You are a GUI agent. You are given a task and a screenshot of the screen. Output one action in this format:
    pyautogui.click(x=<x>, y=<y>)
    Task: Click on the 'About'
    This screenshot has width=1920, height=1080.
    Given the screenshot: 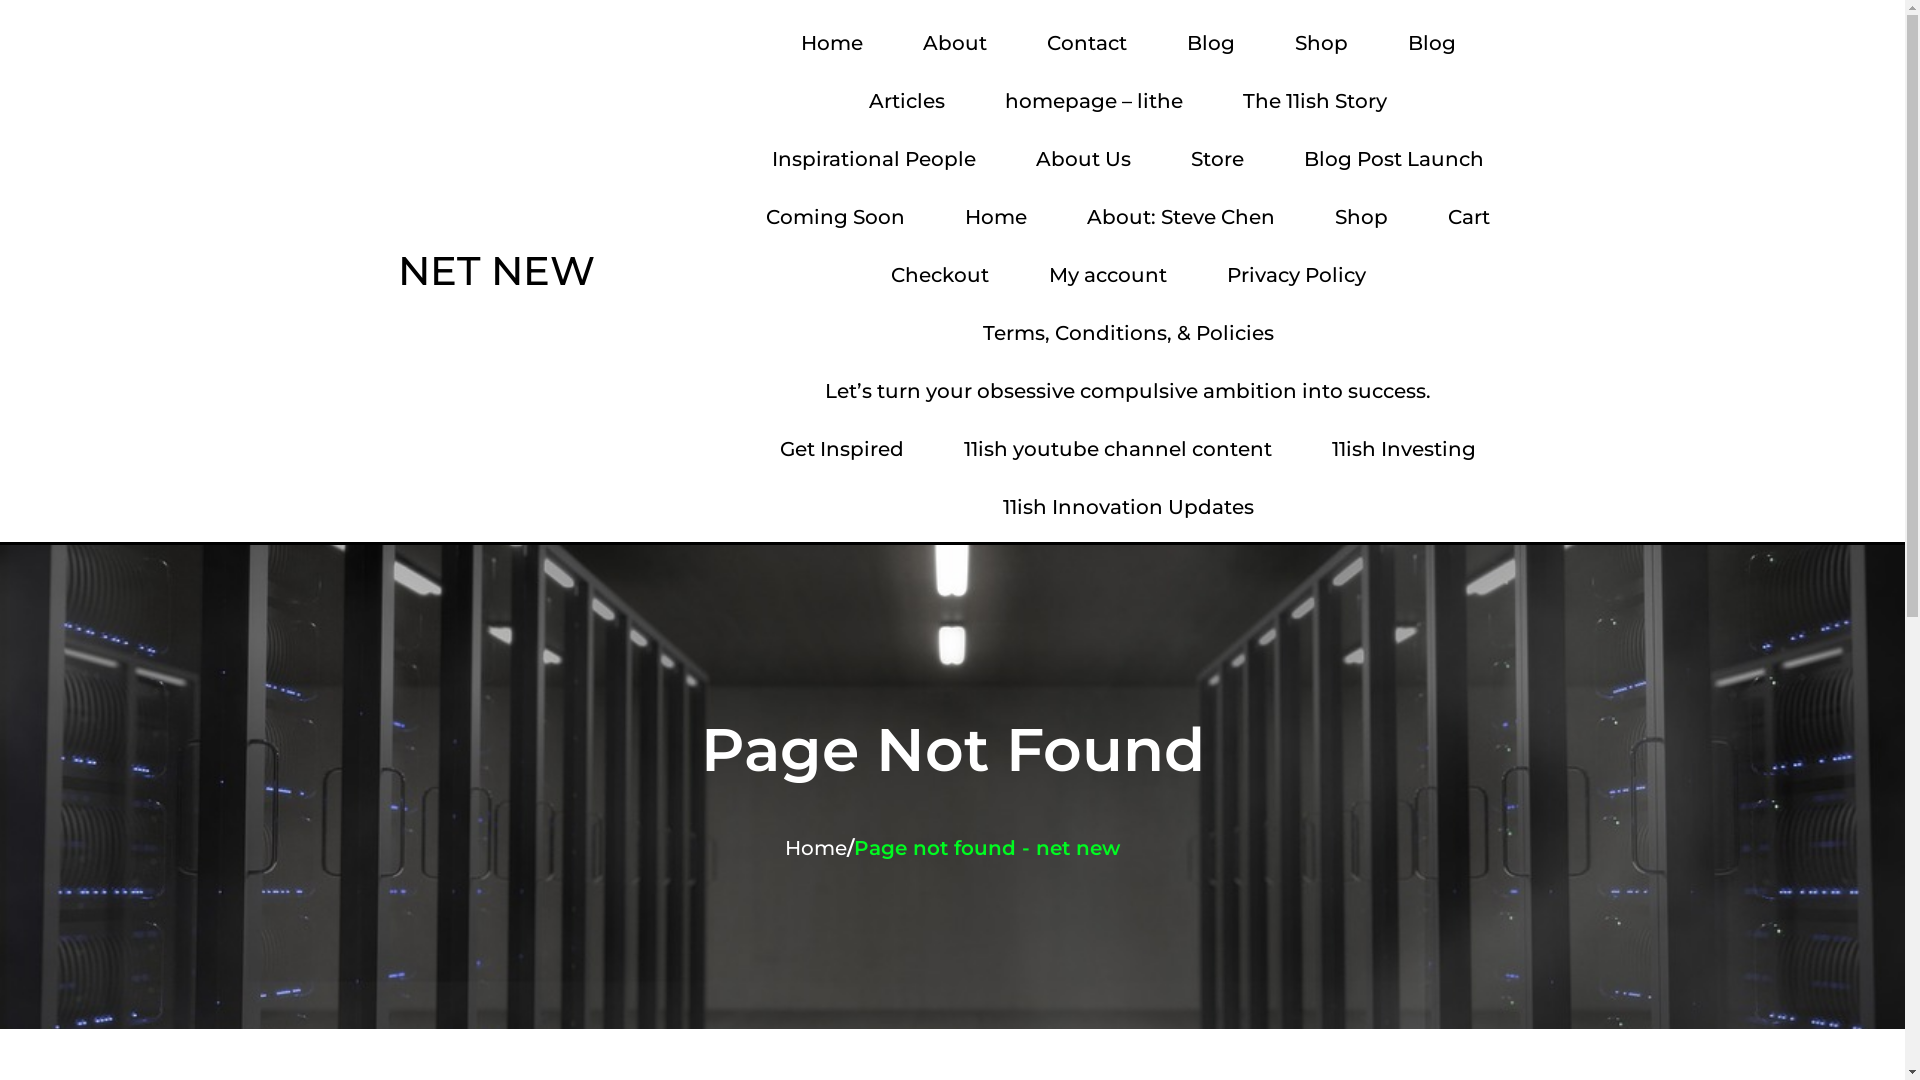 What is the action you would take?
    pyautogui.click(x=954, y=42)
    